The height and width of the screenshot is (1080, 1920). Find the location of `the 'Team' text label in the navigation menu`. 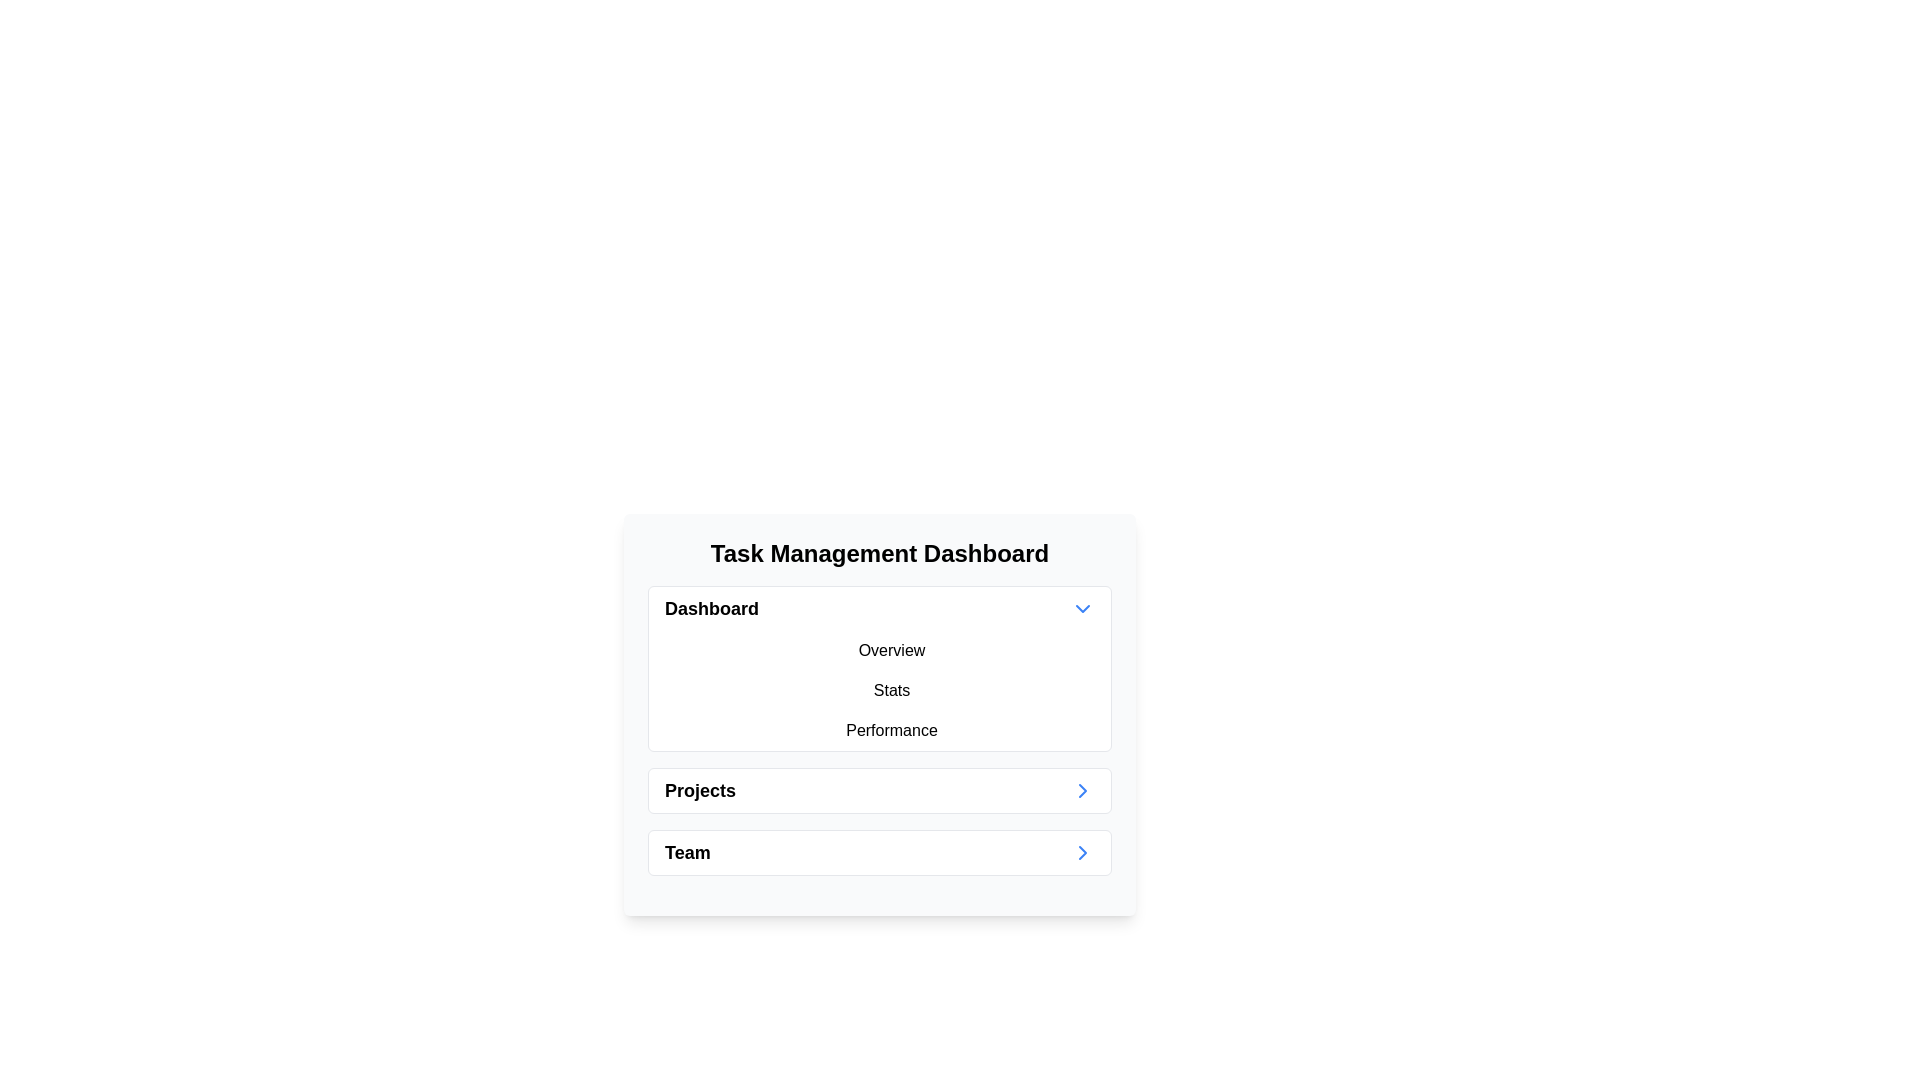

the 'Team' text label in the navigation menu is located at coordinates (687, 852).